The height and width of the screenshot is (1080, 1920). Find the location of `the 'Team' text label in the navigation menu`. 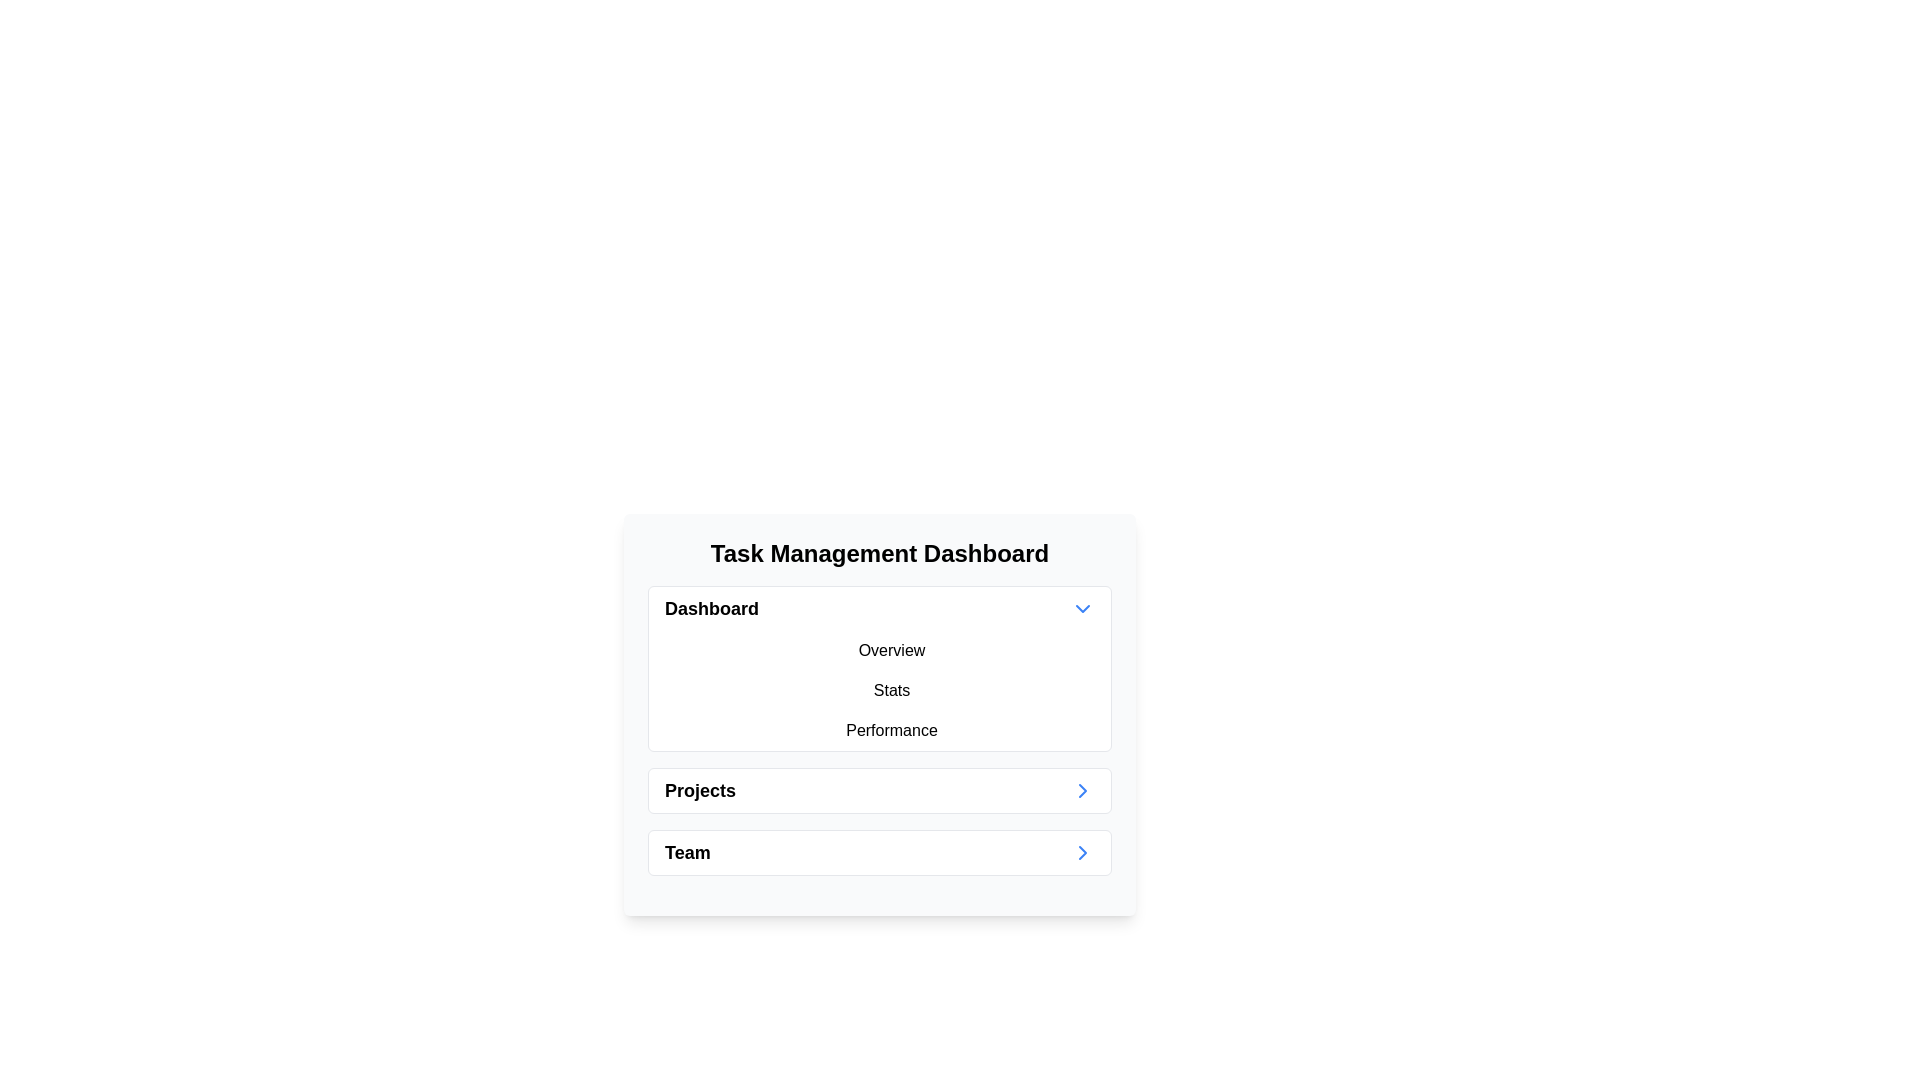

the 'Team' text label in the navigation menu is located at coordinates (687, 852).